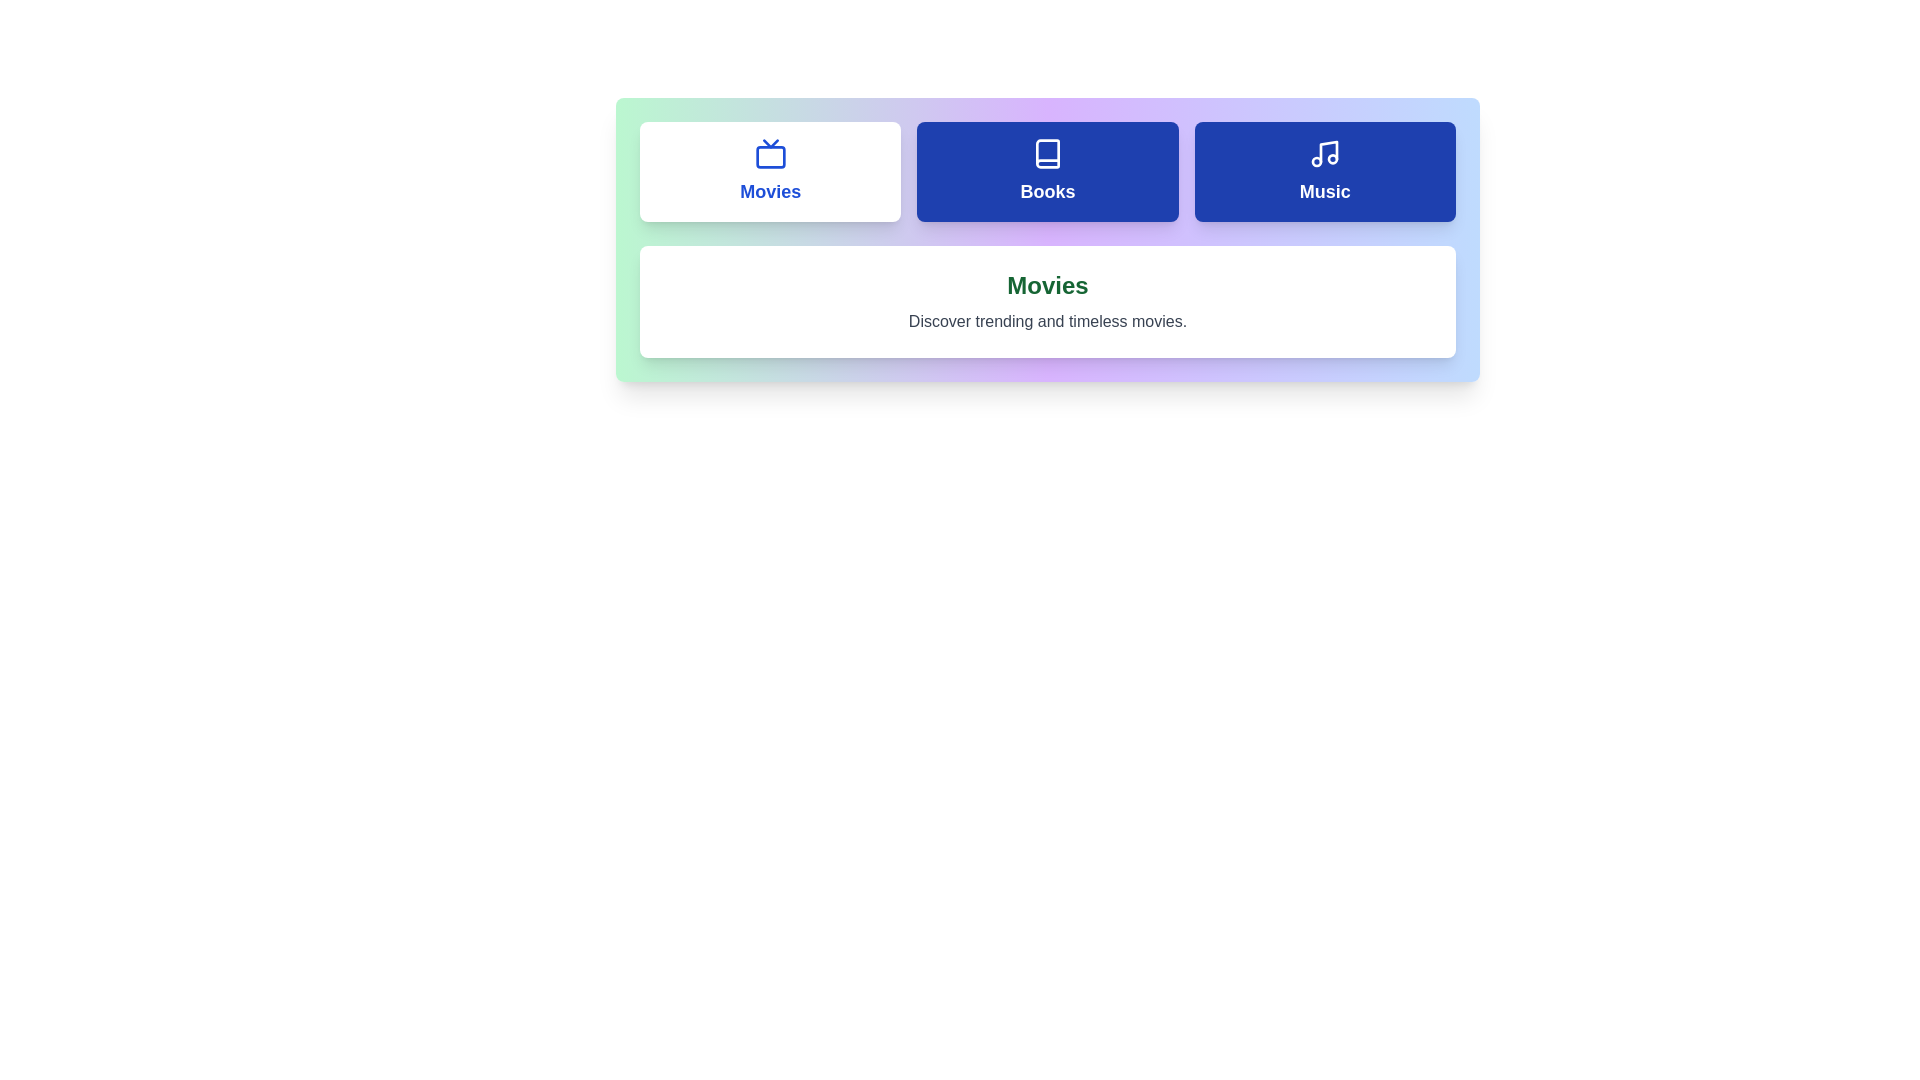 This screenshot has height=1080, width=1920. What do you see at coordinates (1325, 171) in the screenshot?
I see `the 'Music' button` at bounding box center [1325, 171].